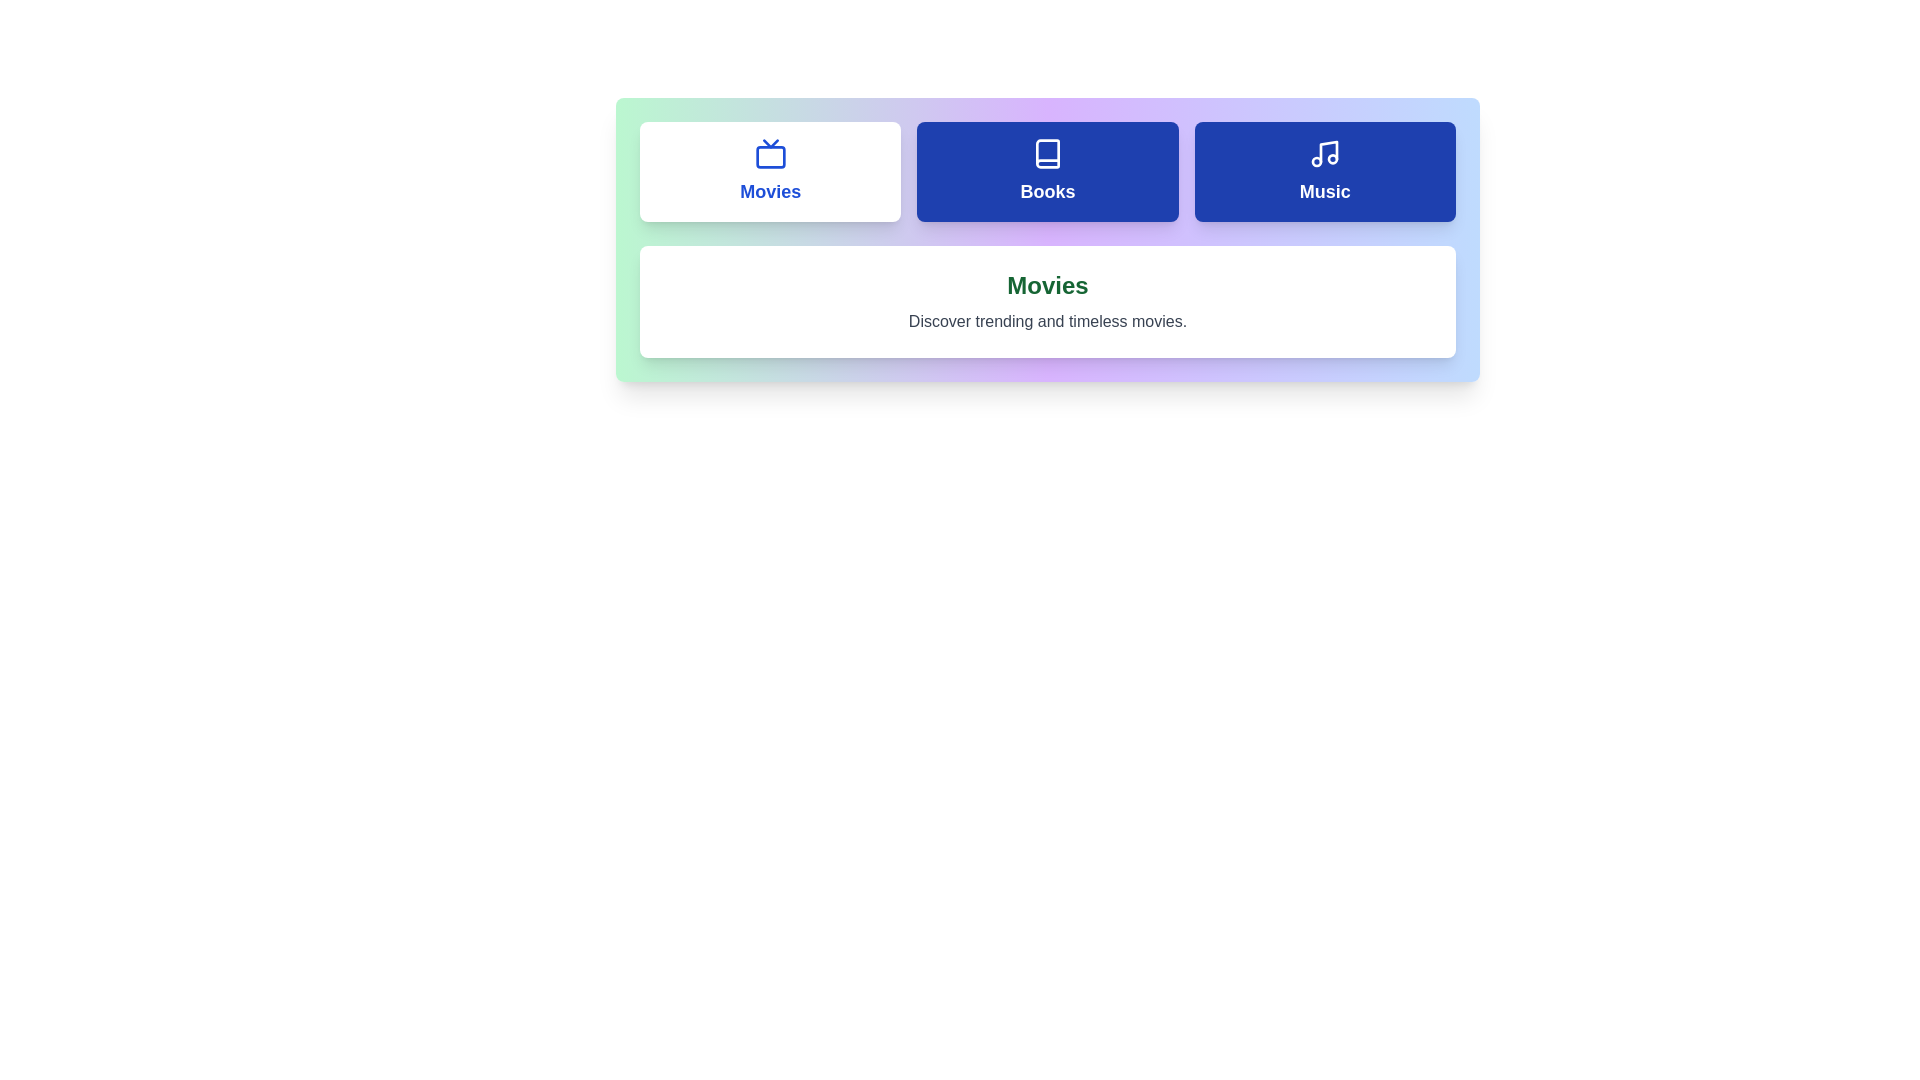 This screenshot has height=1080, width=1920. What do you see at coordinates (1325, 171) in the screenshot?
I see `the 'Music' button` at bounding box center [1325, 171].